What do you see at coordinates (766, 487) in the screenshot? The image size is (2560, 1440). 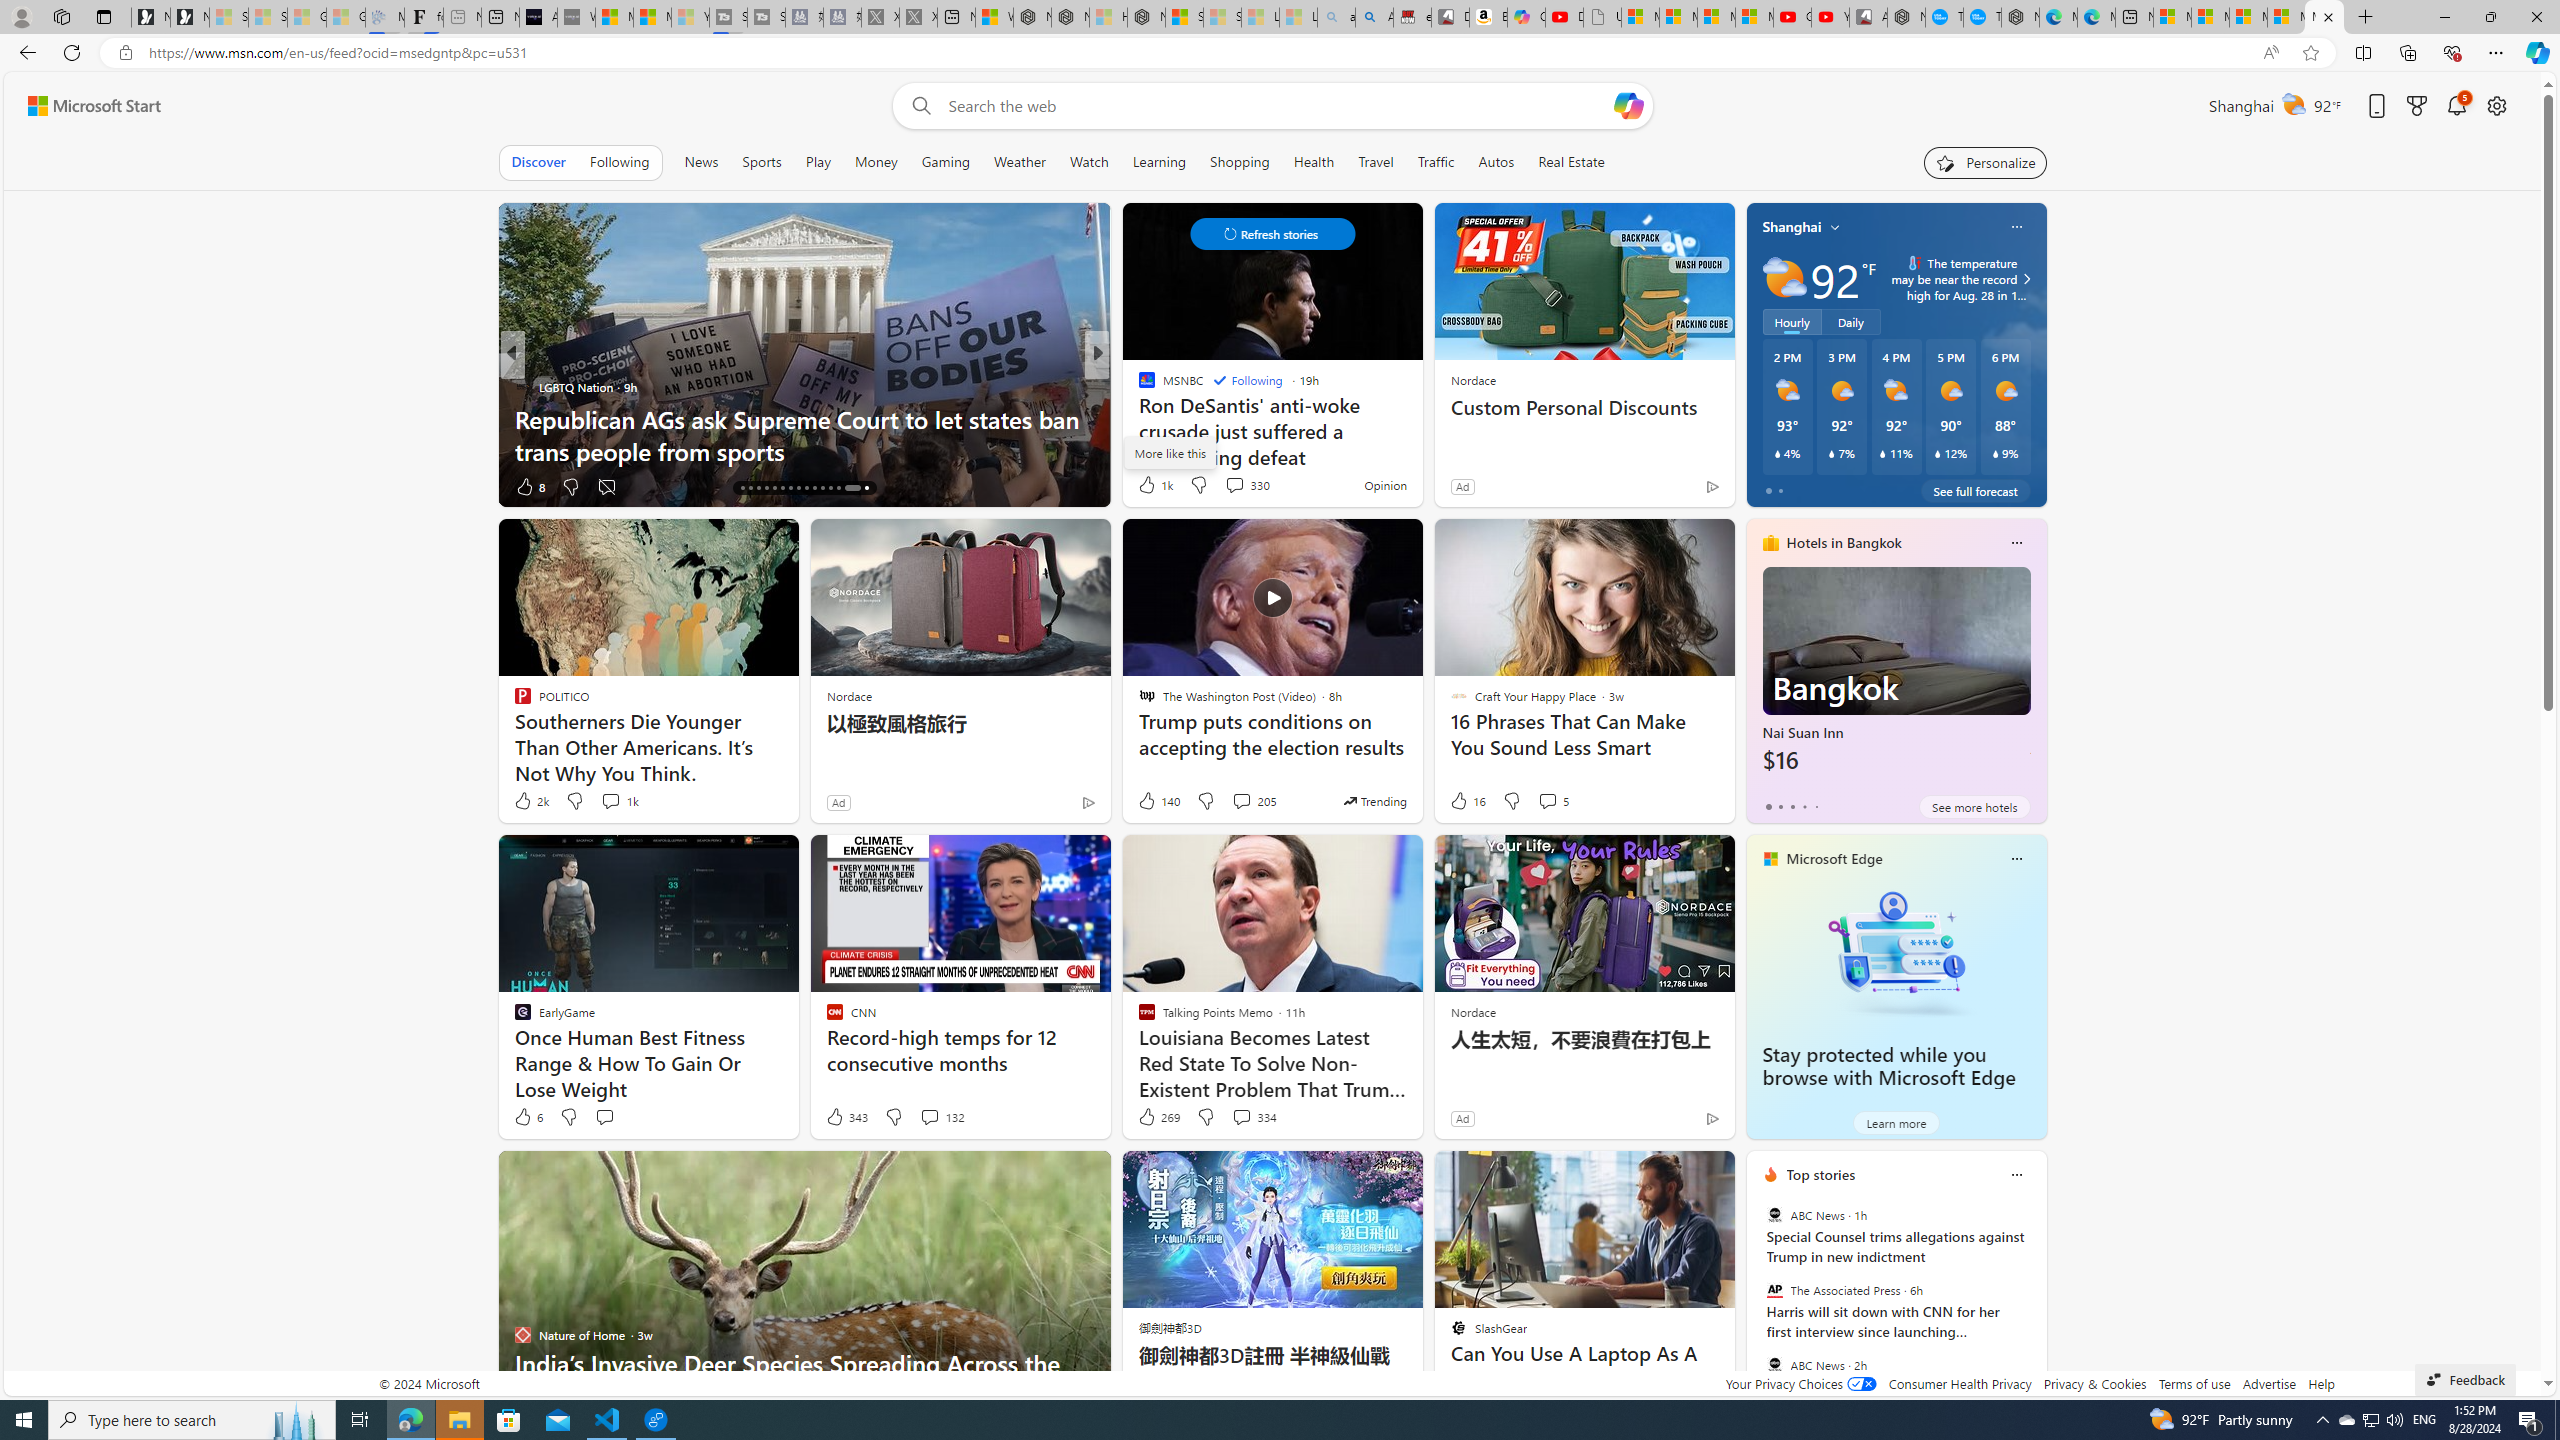 I see `'AutomationID: tab-19'` at bounding box center [766, 487].